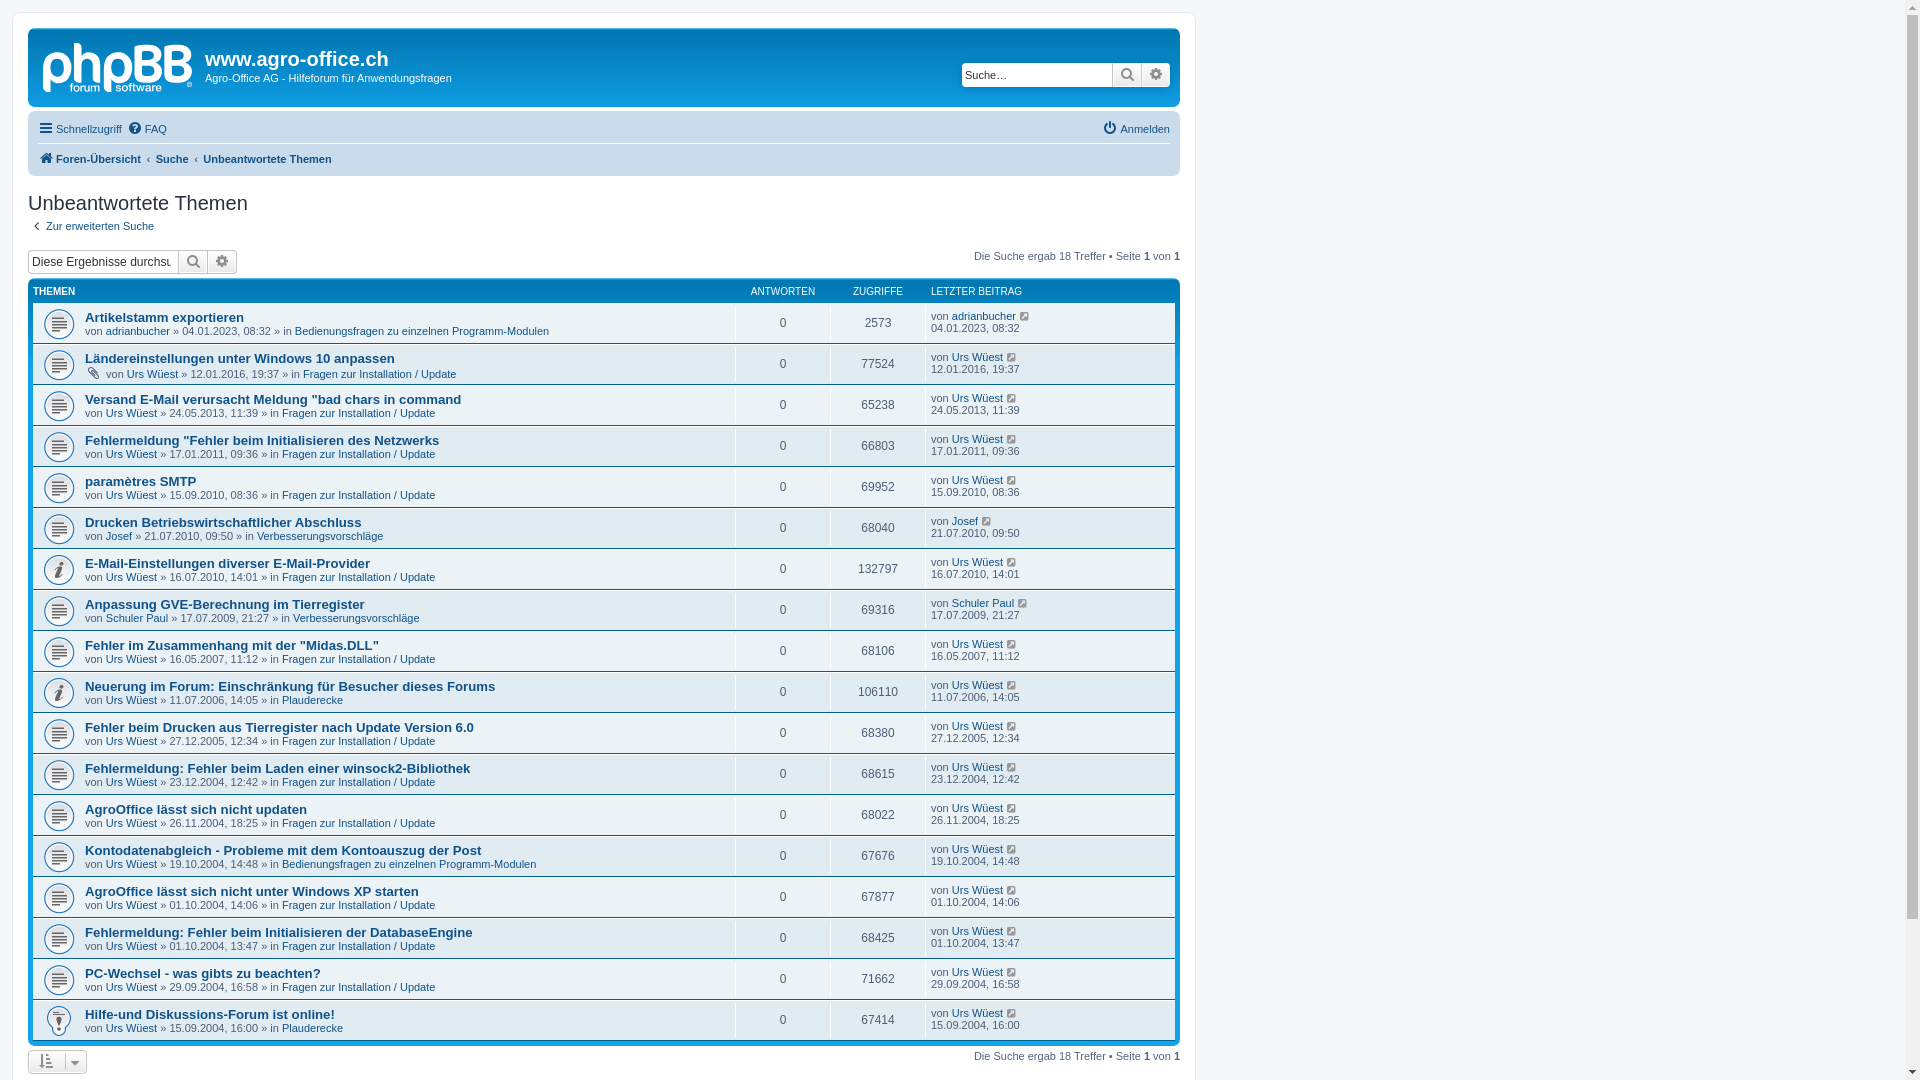  What do you see at coordinates (281, 905) in the screenshot?
I see `'Fragen zur Installation / Update'` at bounding box center [281, 905].